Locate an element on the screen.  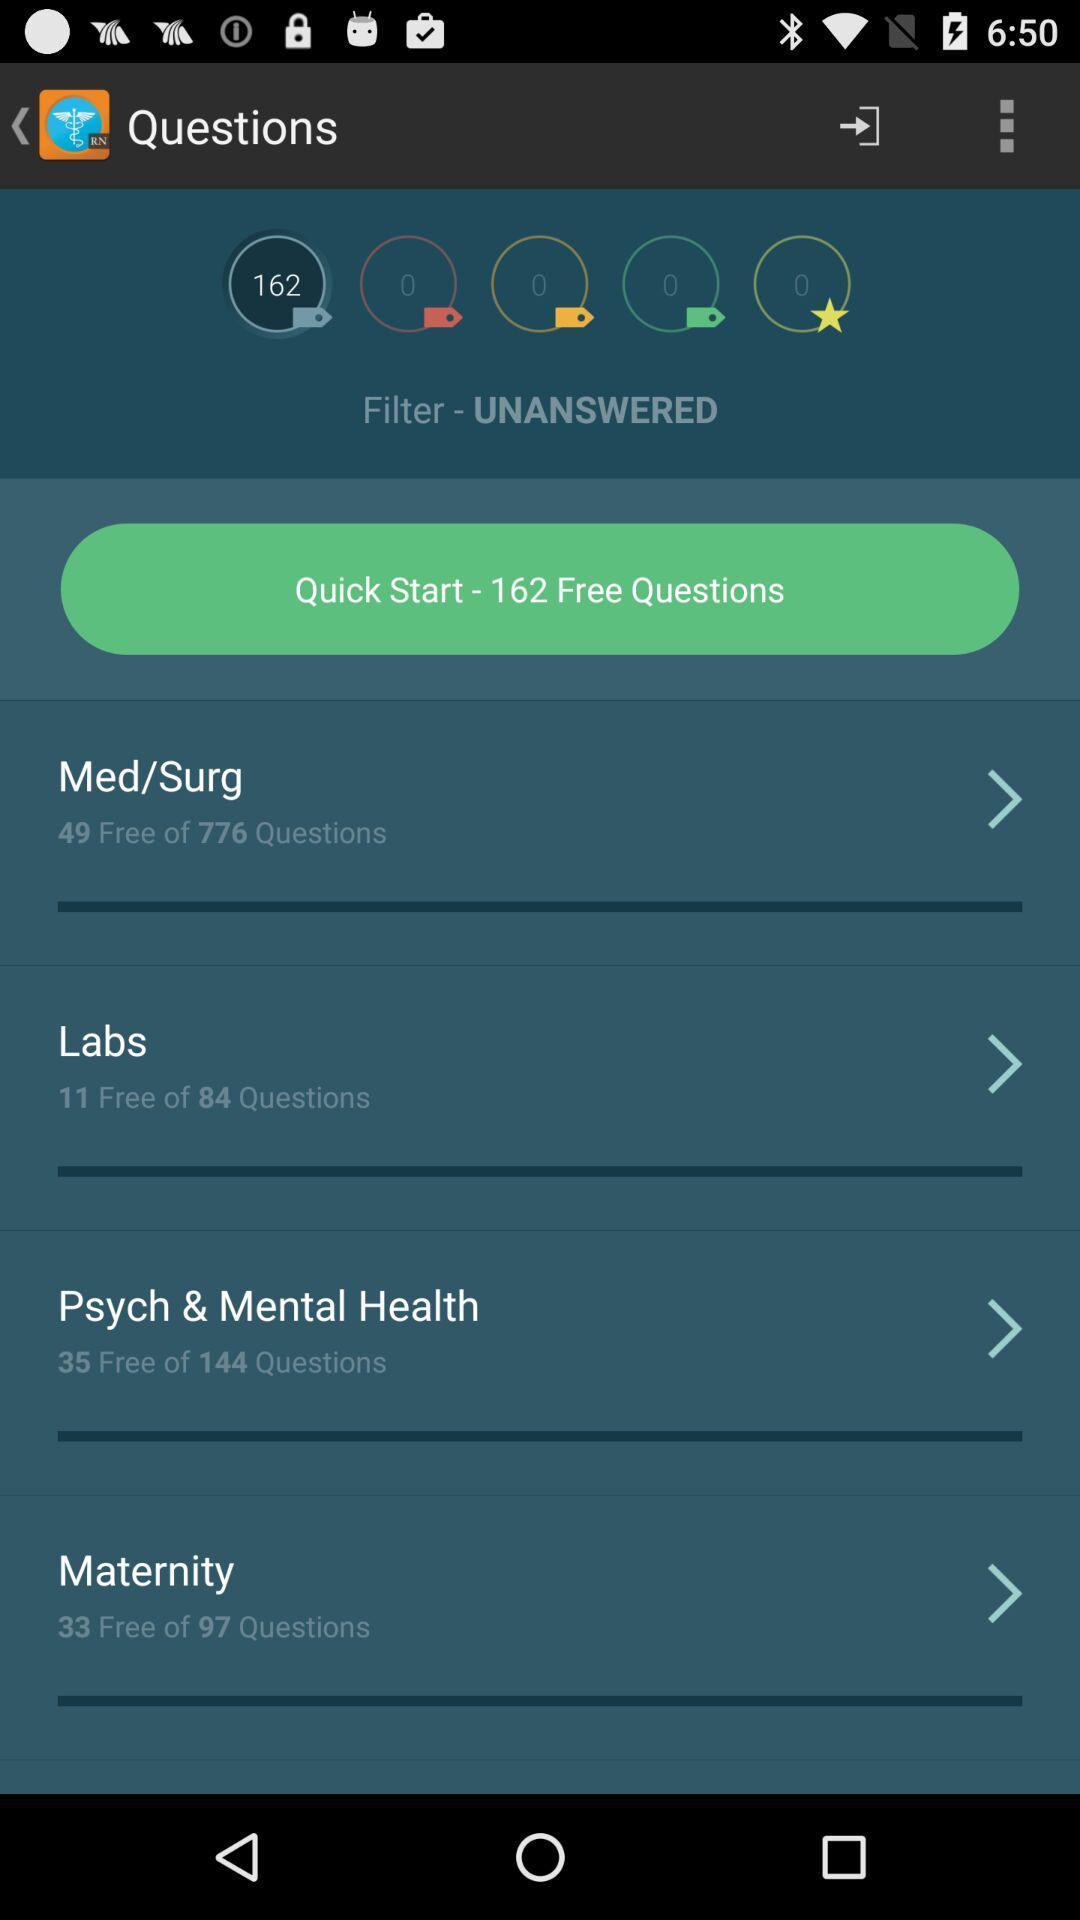
type is located at coordinates (801, 282).